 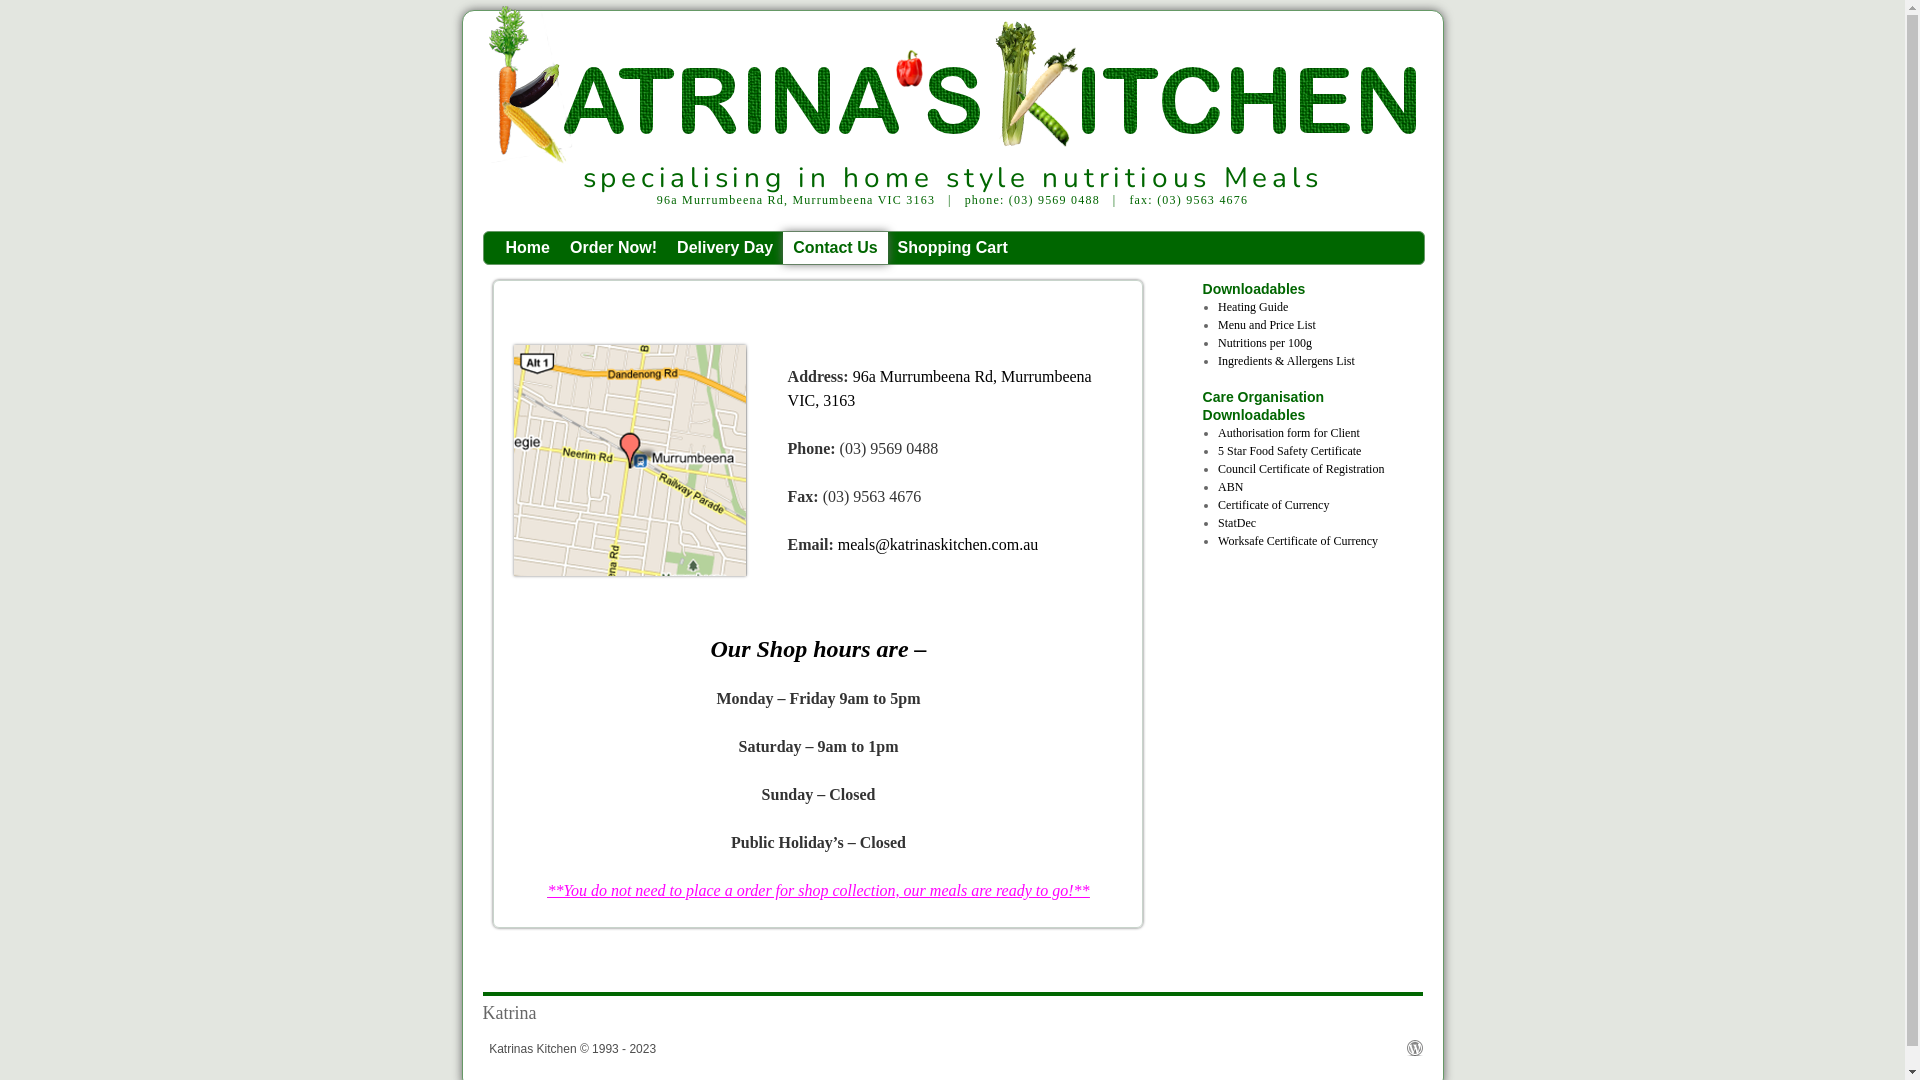 I want to click on 'Certificate of Currency', so click(x=1217, y=504).